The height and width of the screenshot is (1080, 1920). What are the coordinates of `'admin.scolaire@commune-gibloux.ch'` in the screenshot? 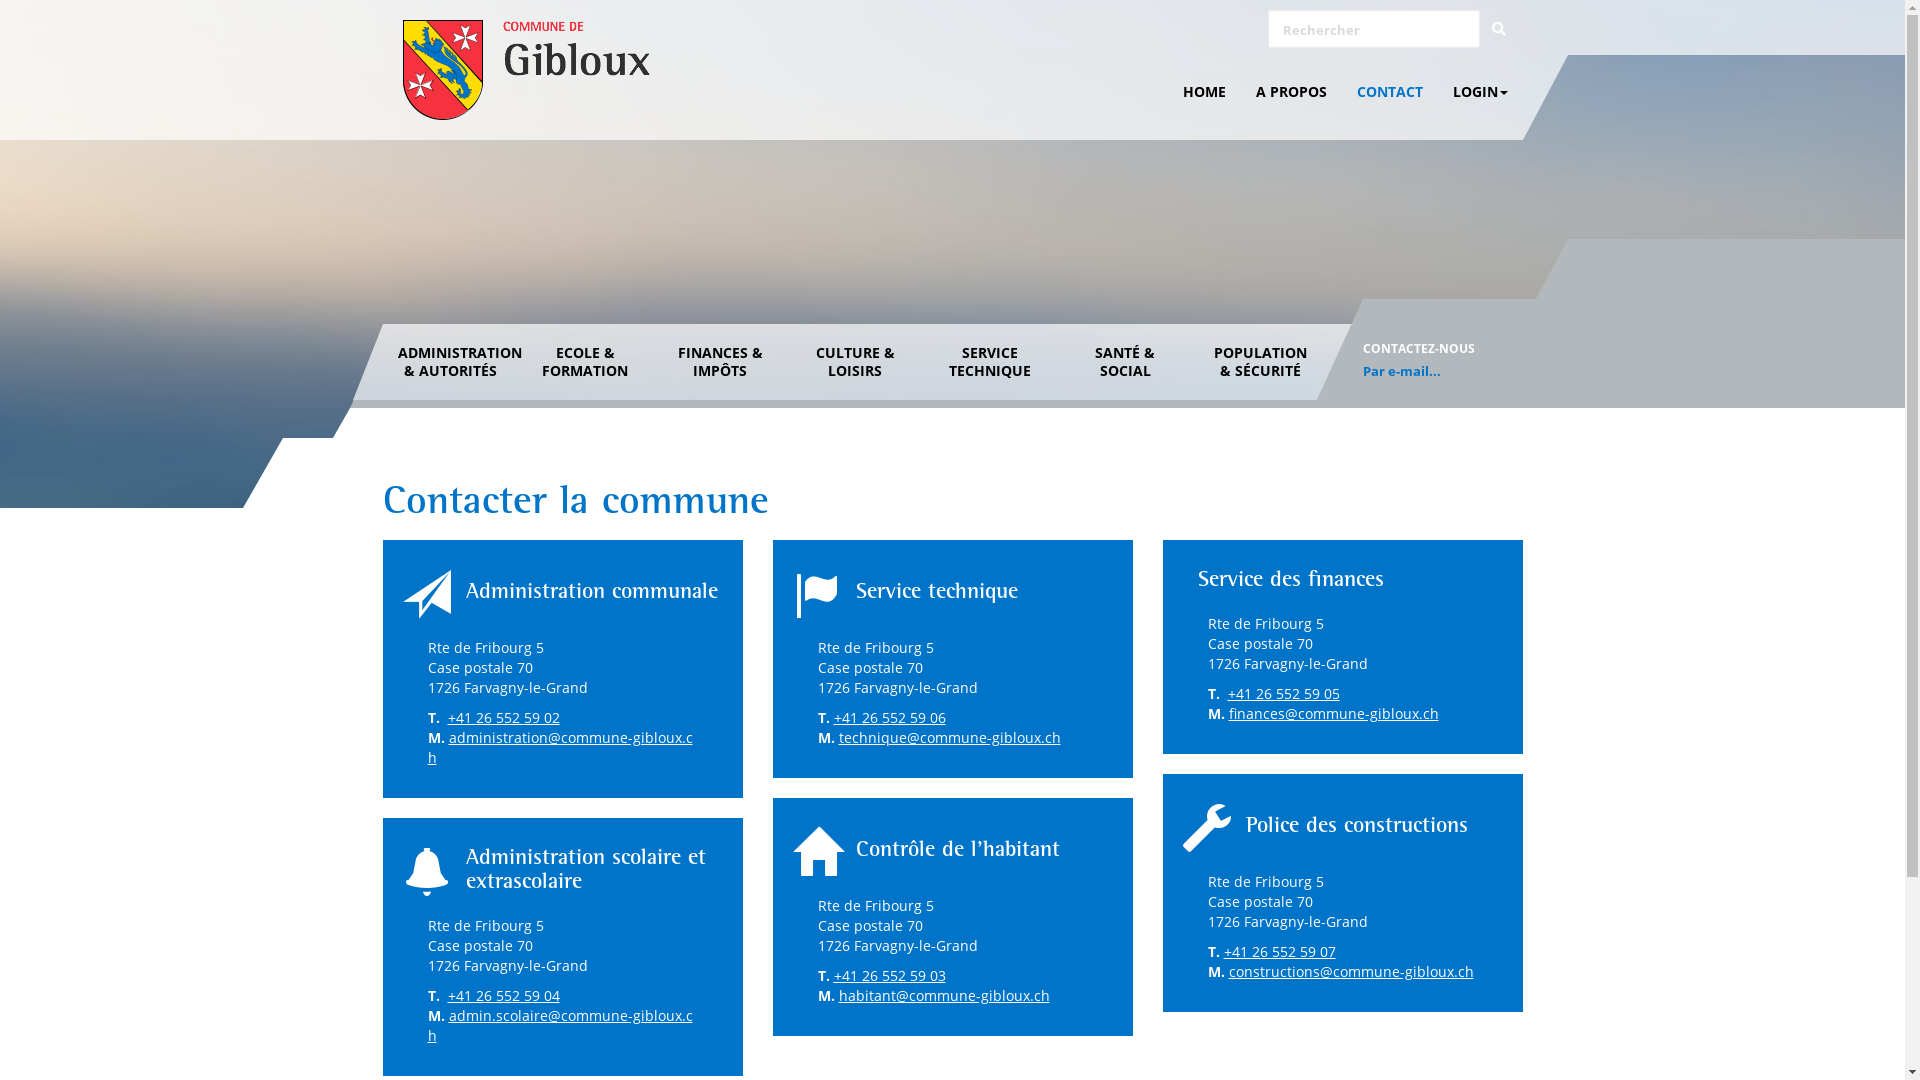 It's located at (560, 1025).